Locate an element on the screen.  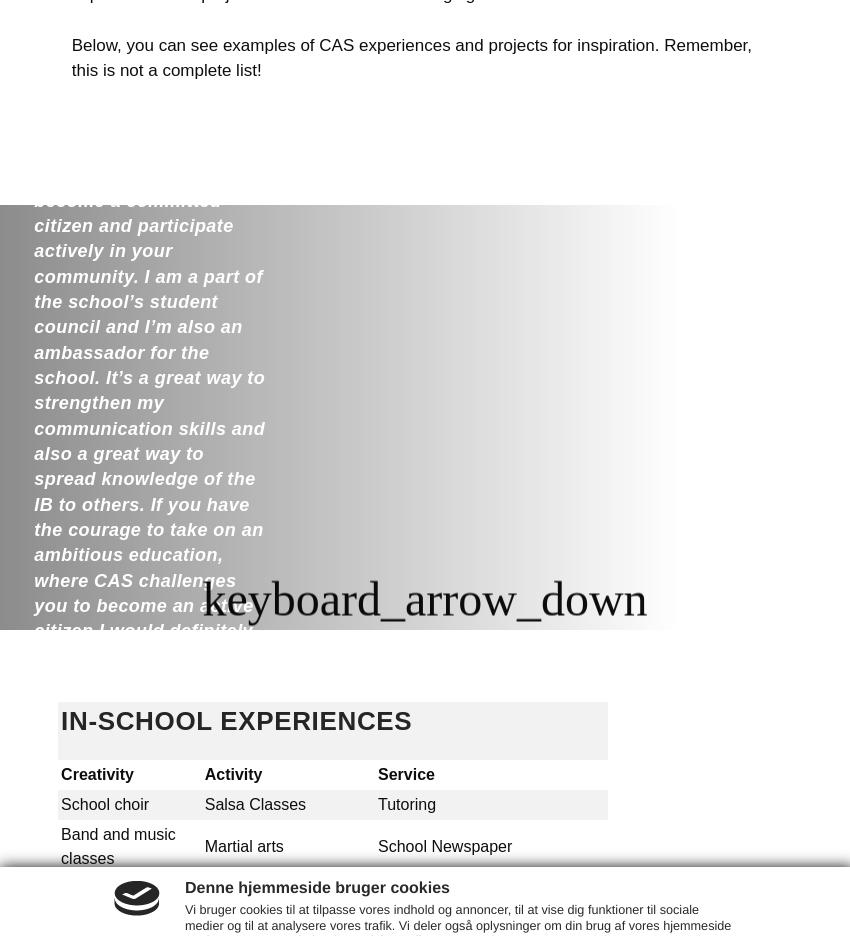
'Tutoring' is located at coordinates (406, 803).